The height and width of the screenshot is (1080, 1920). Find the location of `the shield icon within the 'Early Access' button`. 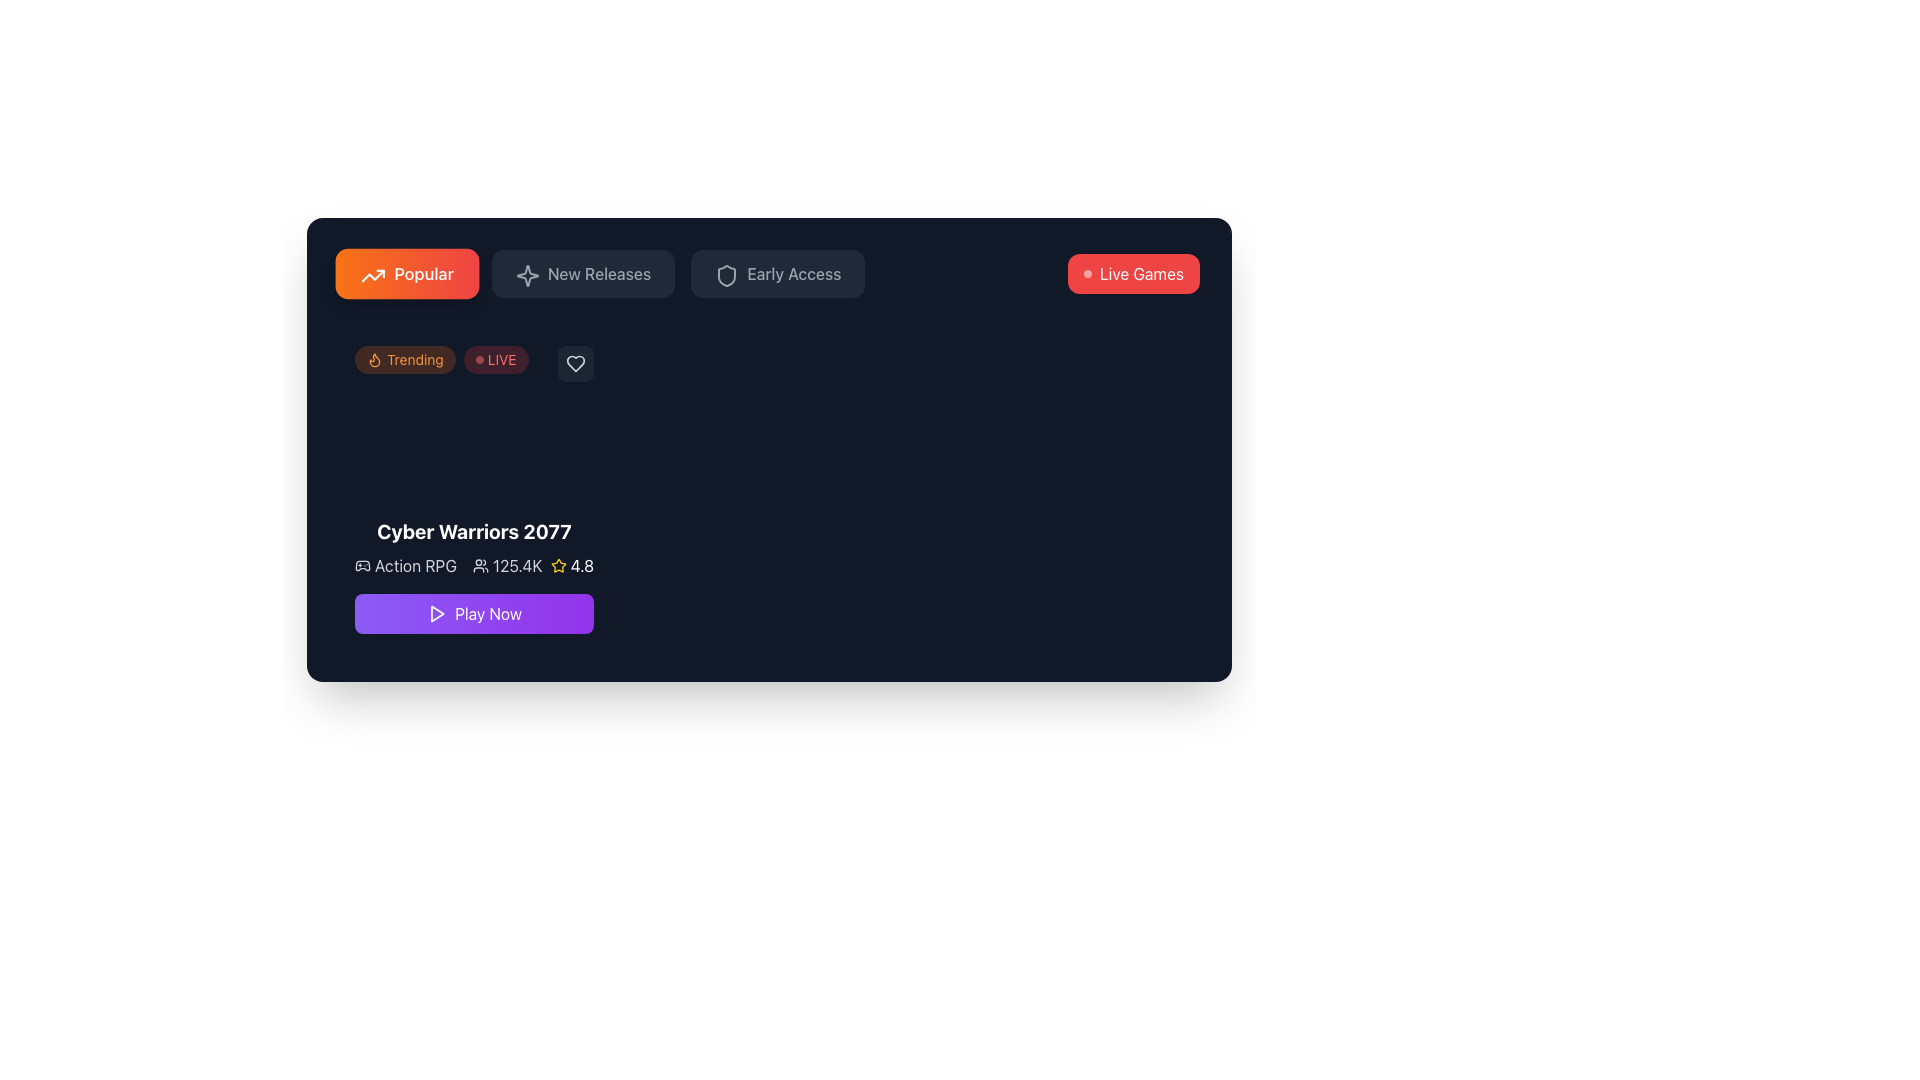

the shield icon within the 'Early Access' button is located at coordinates (726, 276).